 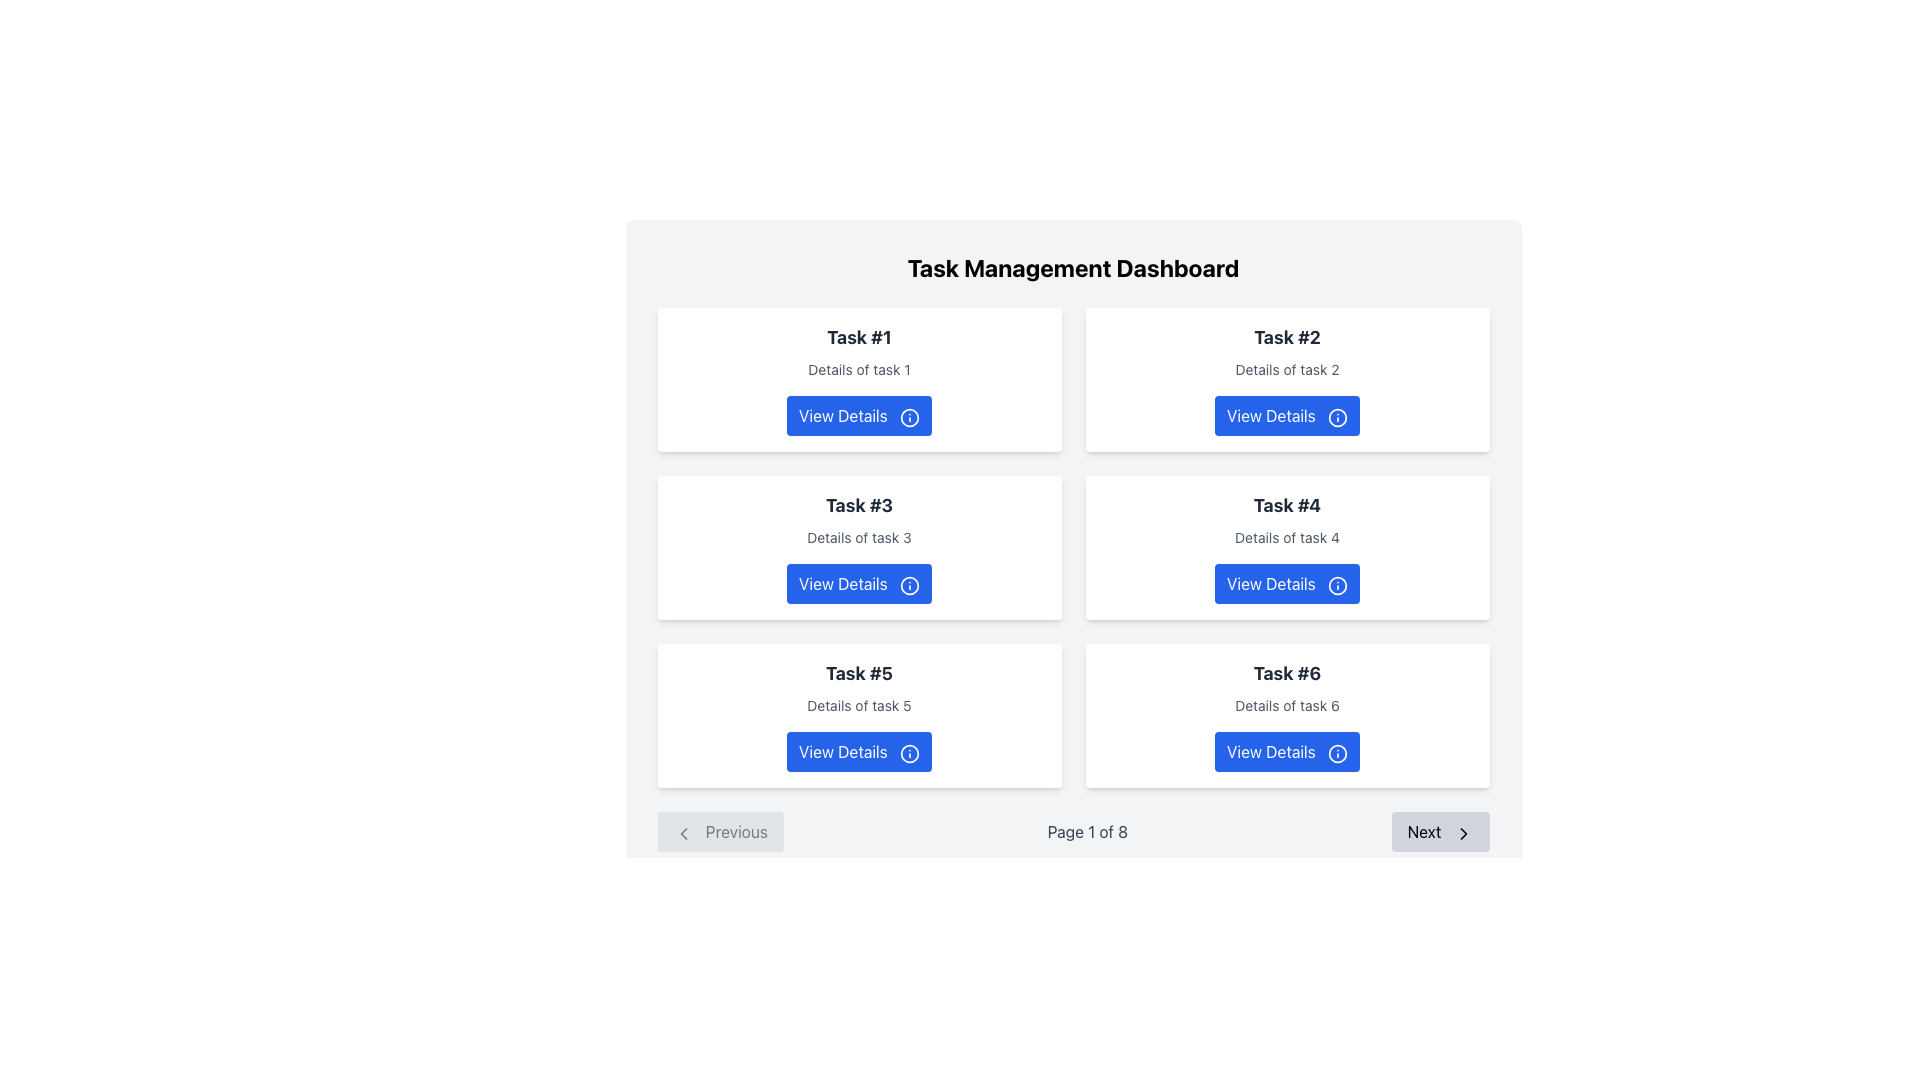 What do you see at coordinates (1287, 337) in the screenshot?
I see `the bold, large text label displaying 'Task #2' in dark gray color, which is located in the second card of the first row of a grid layout, above the 'Details of task 2' text and 'View Details' button` at bounding box center [1287, 337].